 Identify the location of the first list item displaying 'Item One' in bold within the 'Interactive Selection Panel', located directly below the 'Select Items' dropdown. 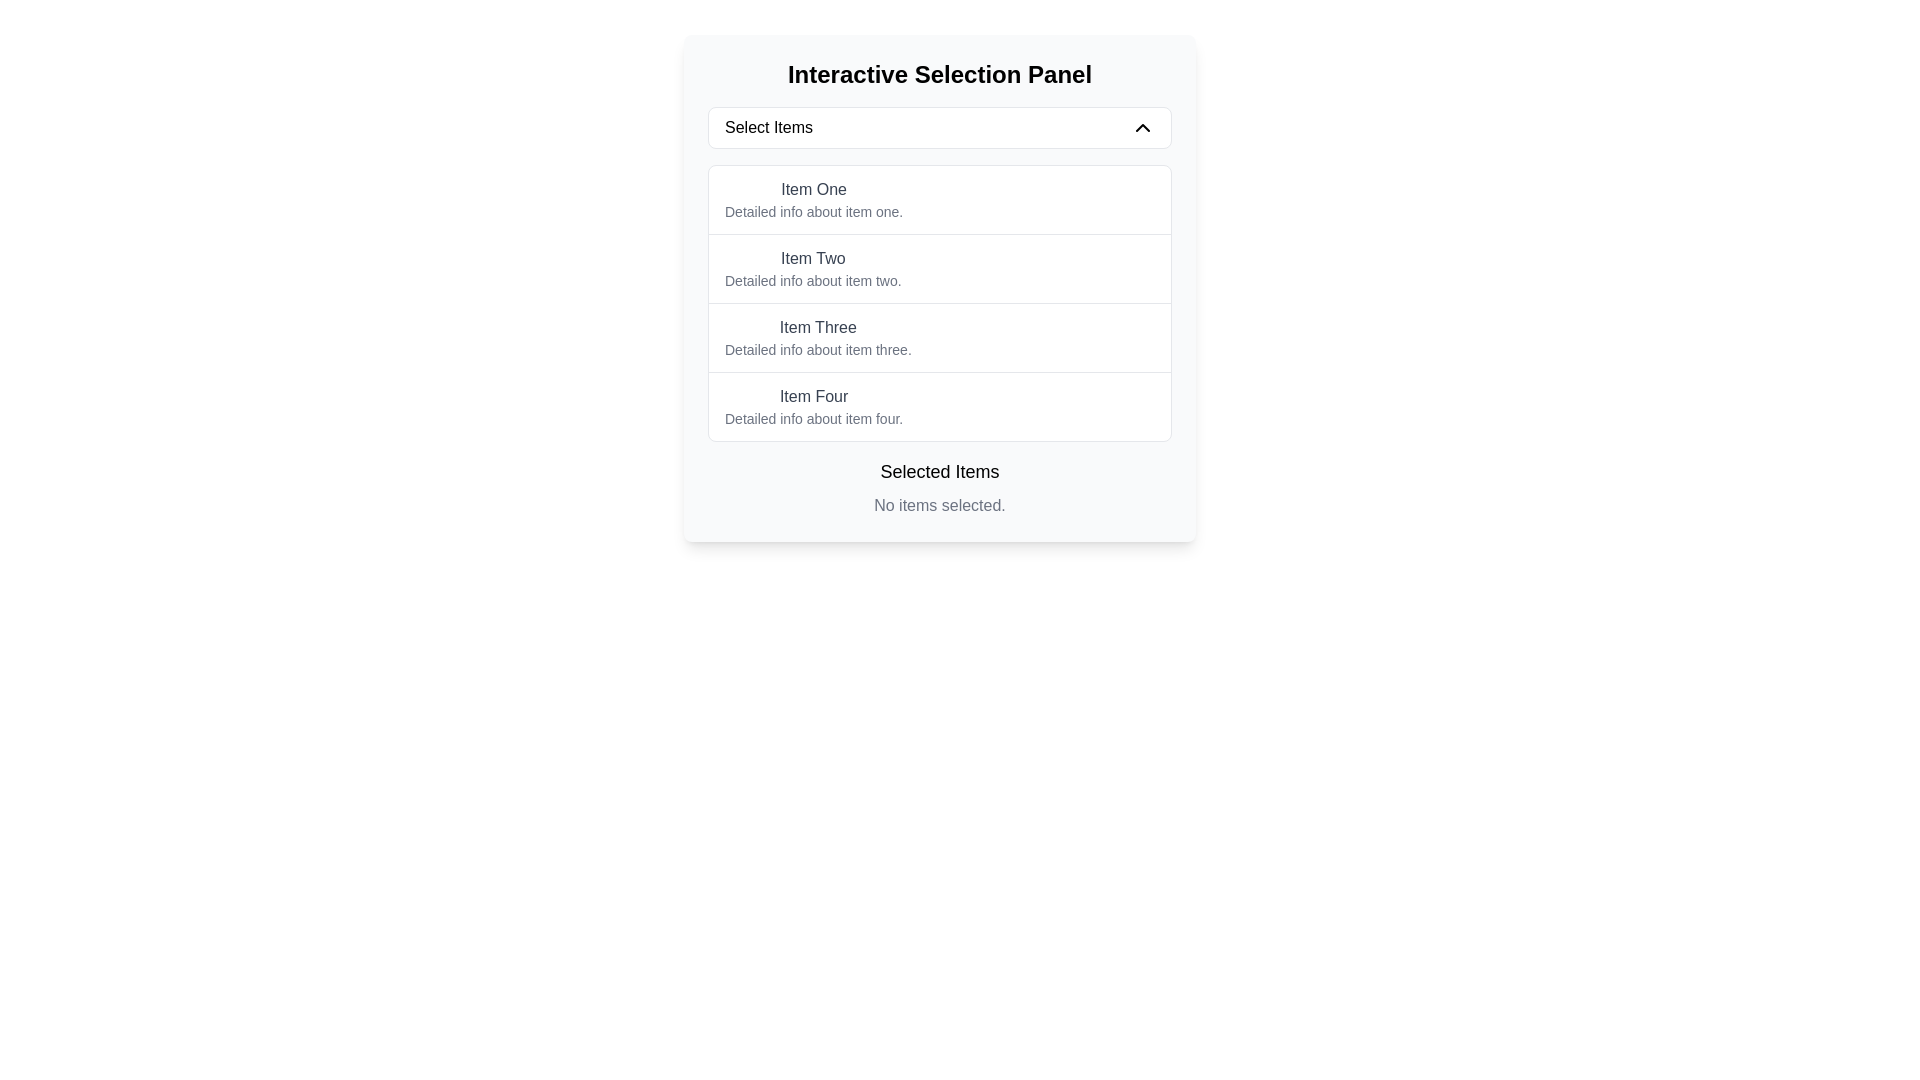
(939, 200).